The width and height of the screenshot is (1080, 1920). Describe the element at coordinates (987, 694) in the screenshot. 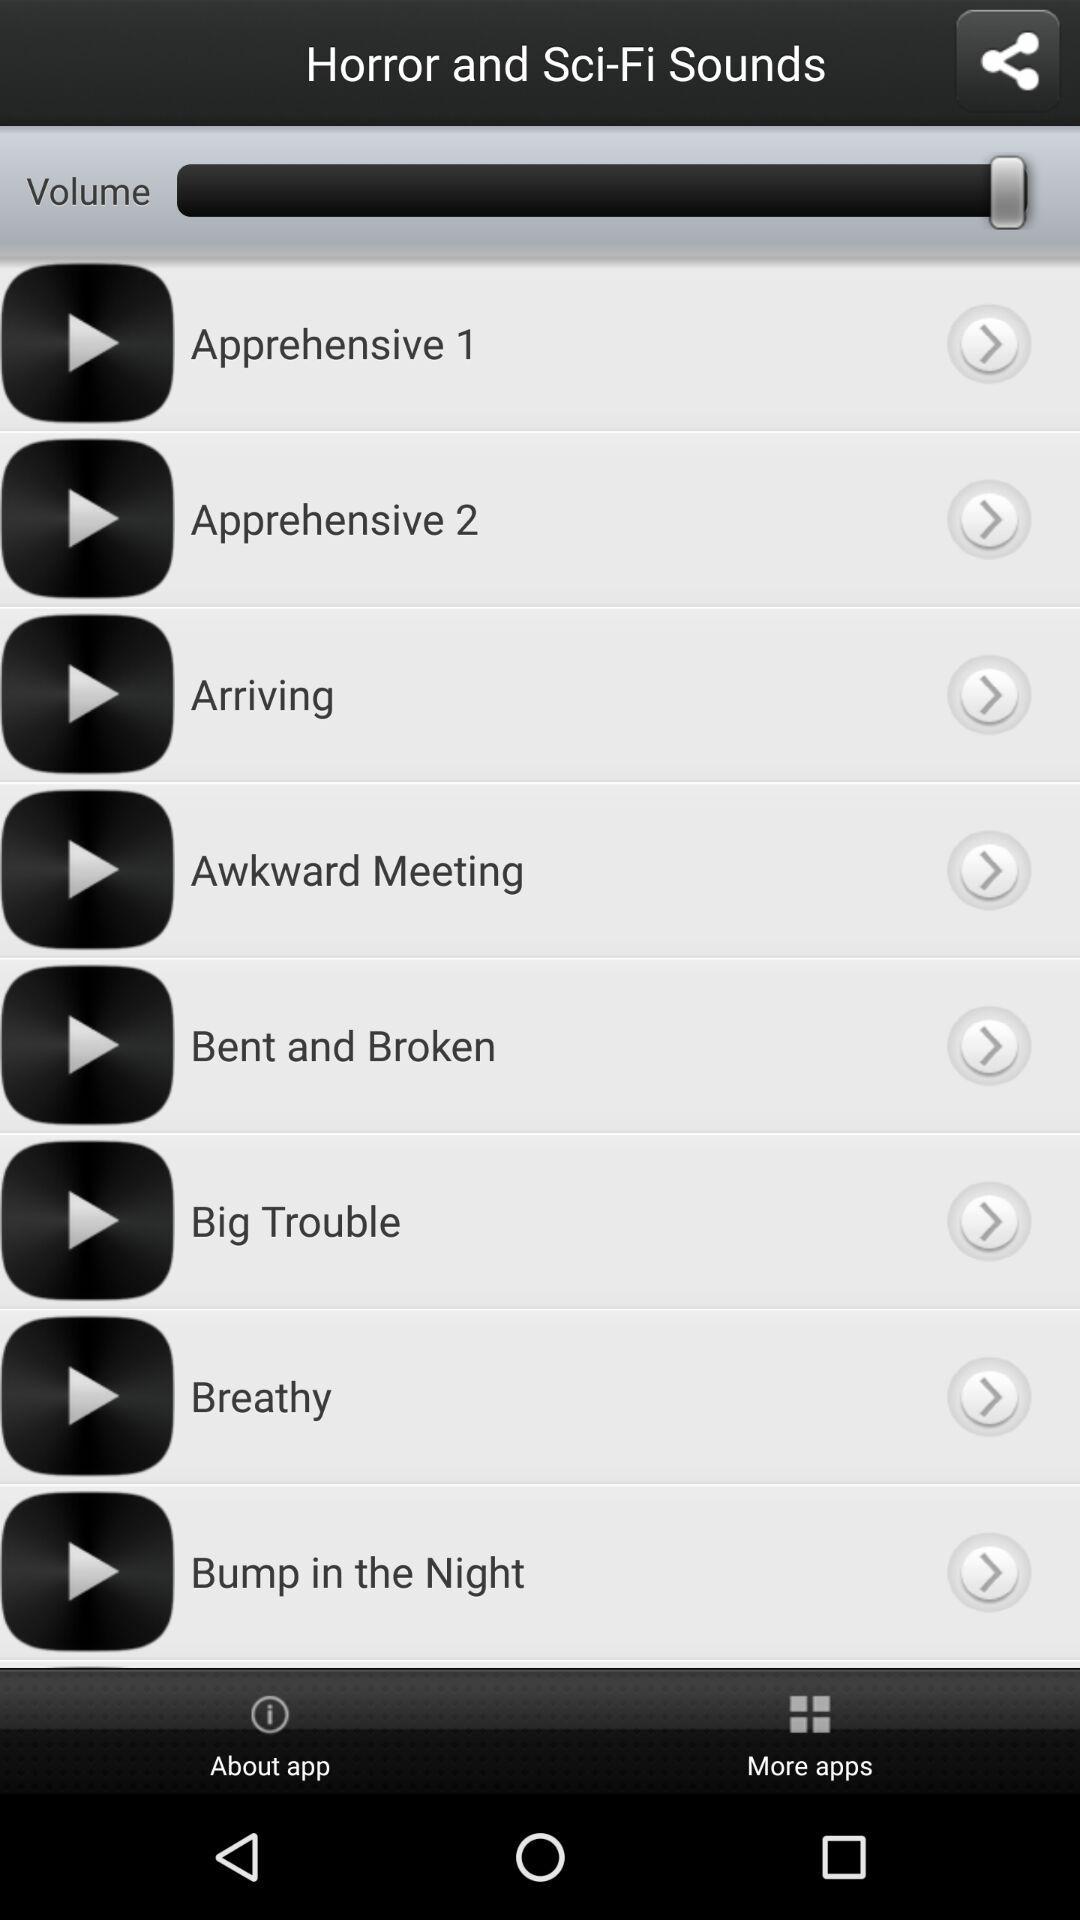

I see `chapter` at that location.